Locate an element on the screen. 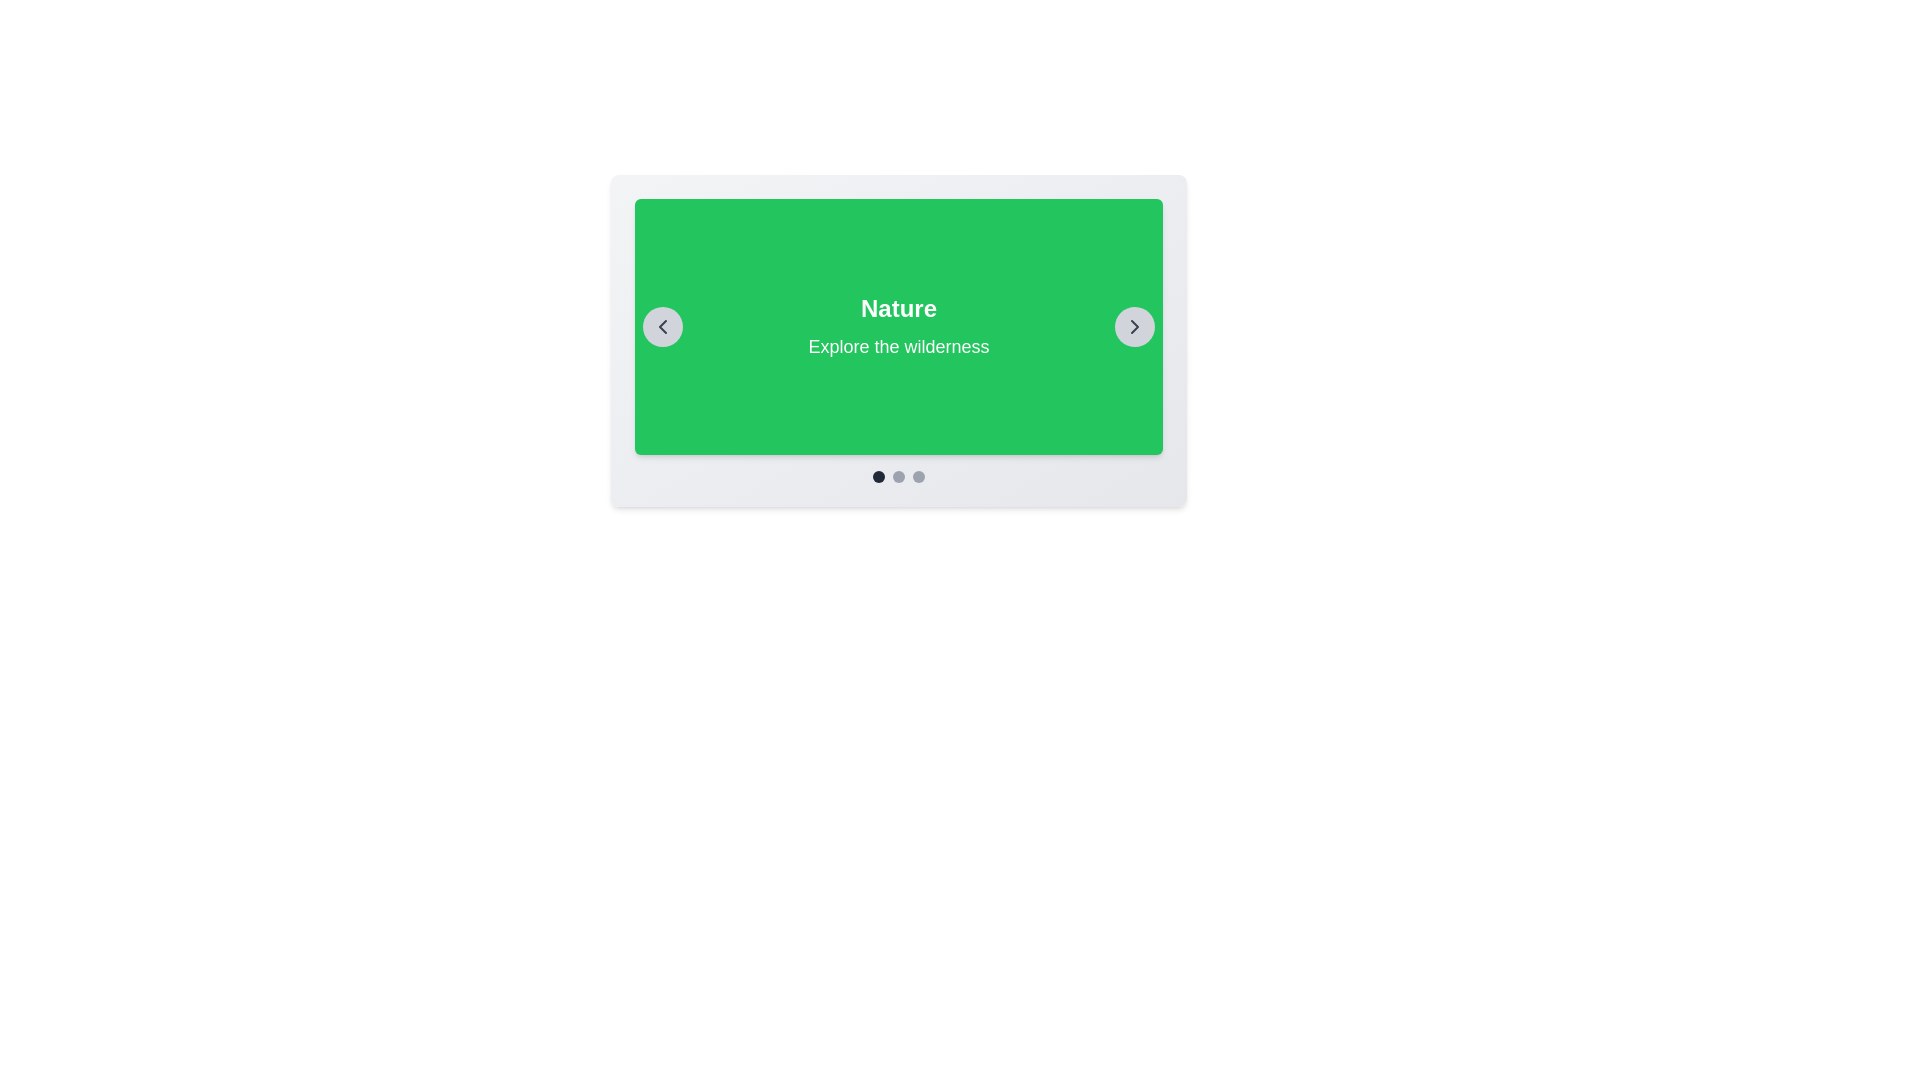  the third circular indicator with a light grayish background located at the bottom of the content card or carousel is located at coordinates (917, 477).